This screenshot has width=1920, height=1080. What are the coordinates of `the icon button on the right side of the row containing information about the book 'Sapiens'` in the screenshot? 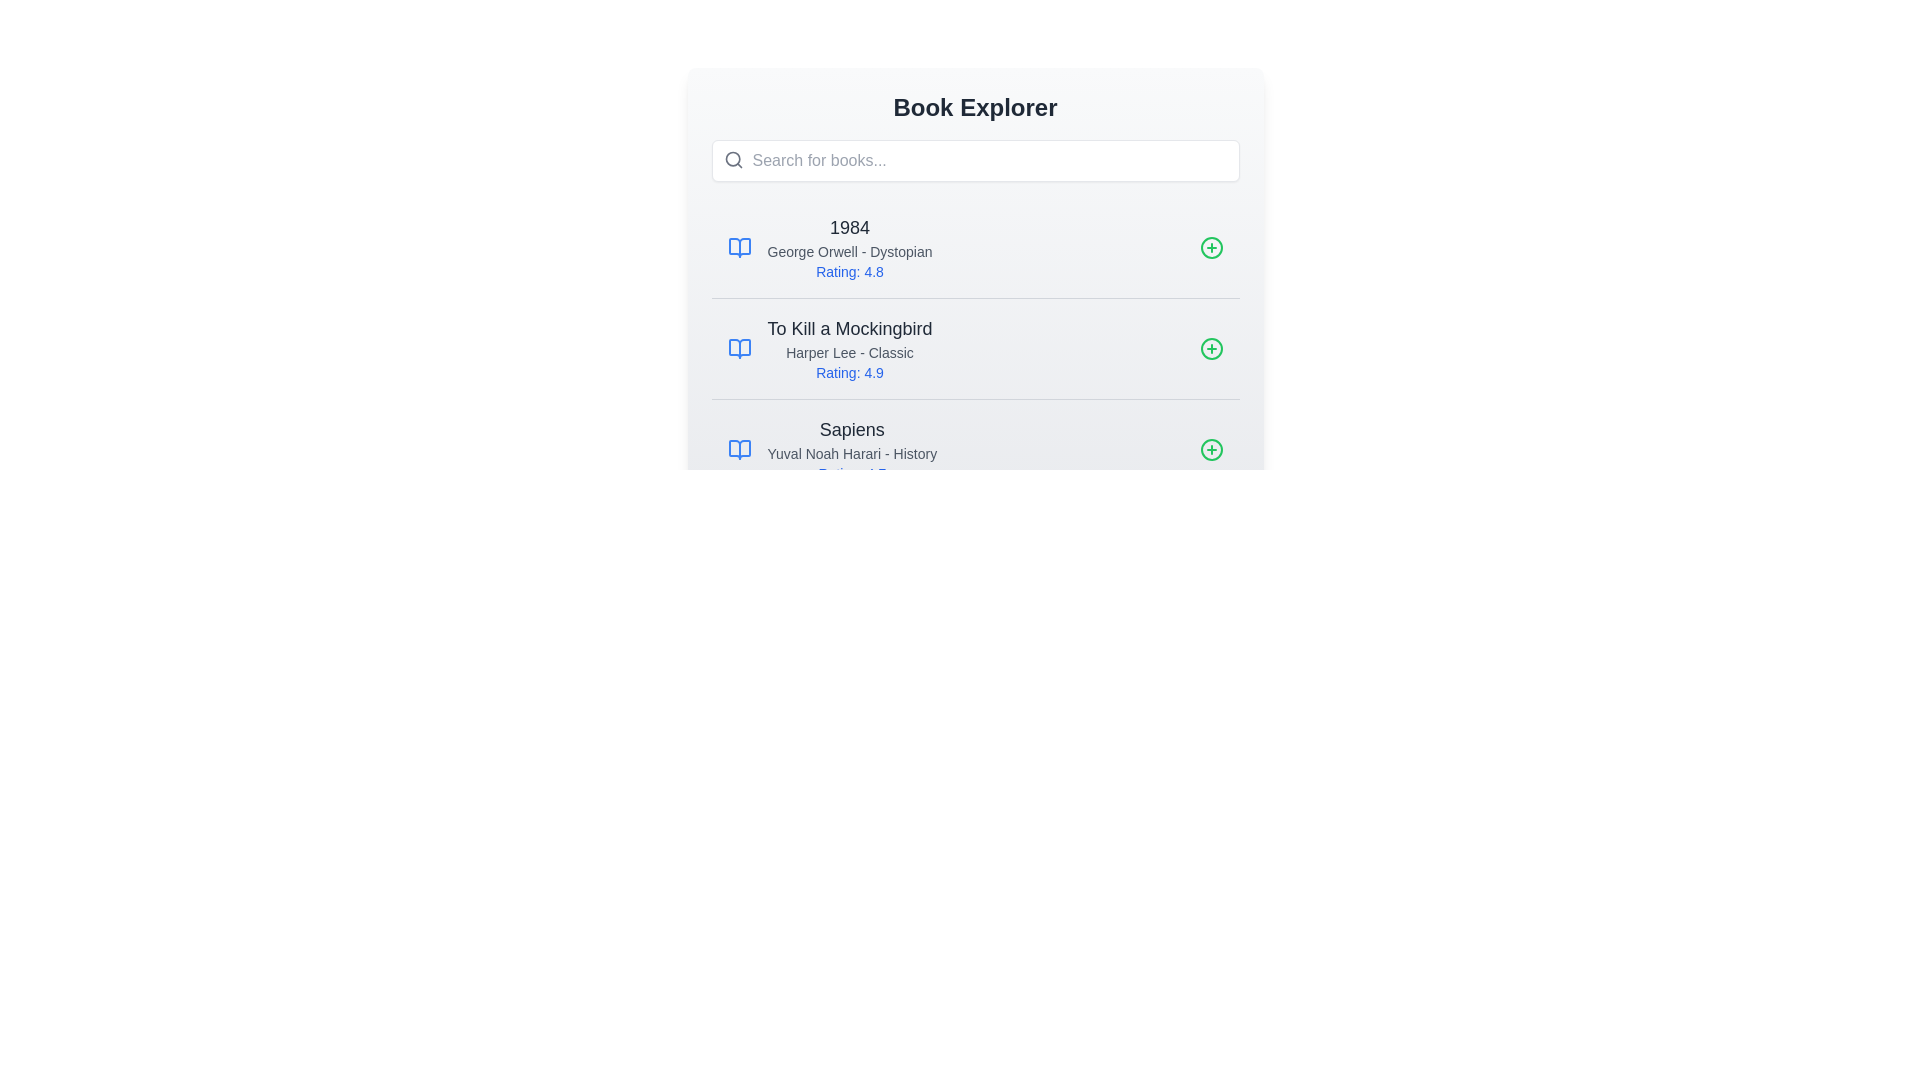 It's located at (1210, 450).